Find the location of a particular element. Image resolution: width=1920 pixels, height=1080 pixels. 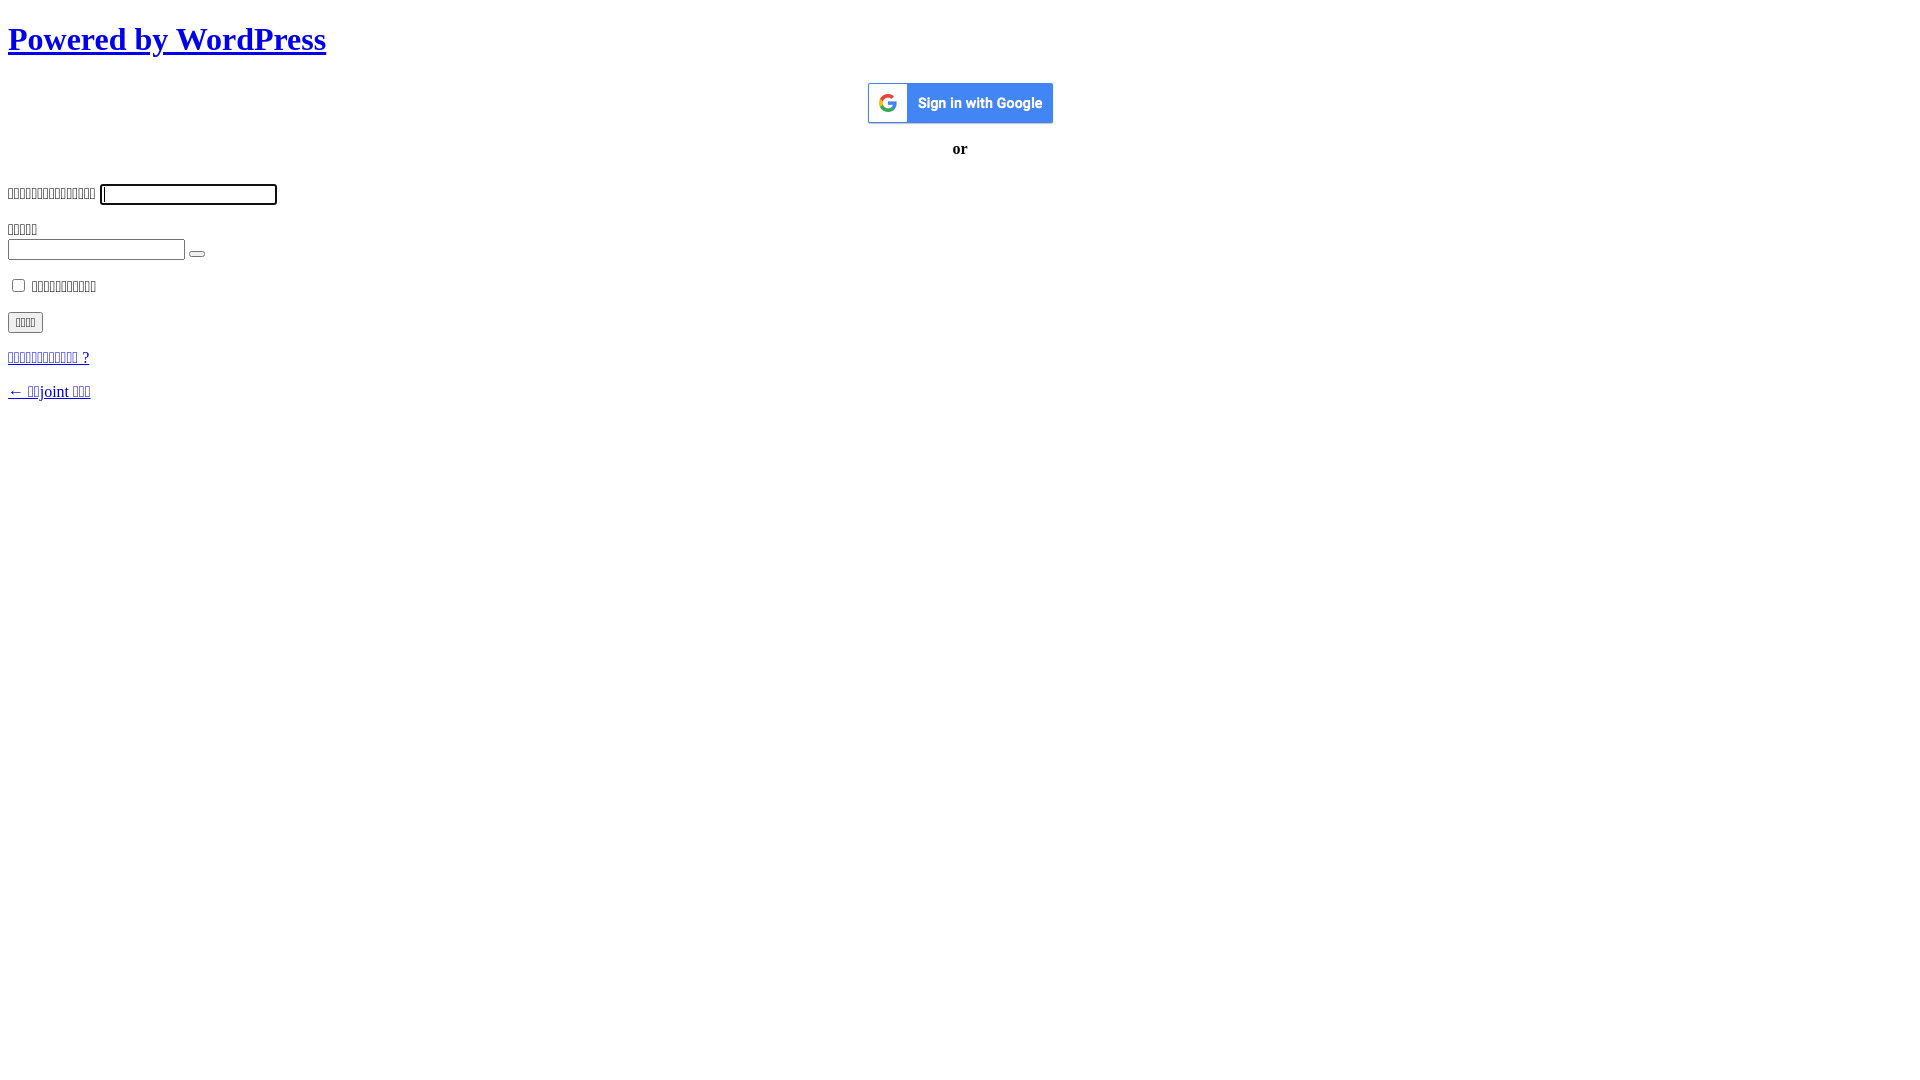

'Powered by WordPress' is located at coordinates (167, 38).